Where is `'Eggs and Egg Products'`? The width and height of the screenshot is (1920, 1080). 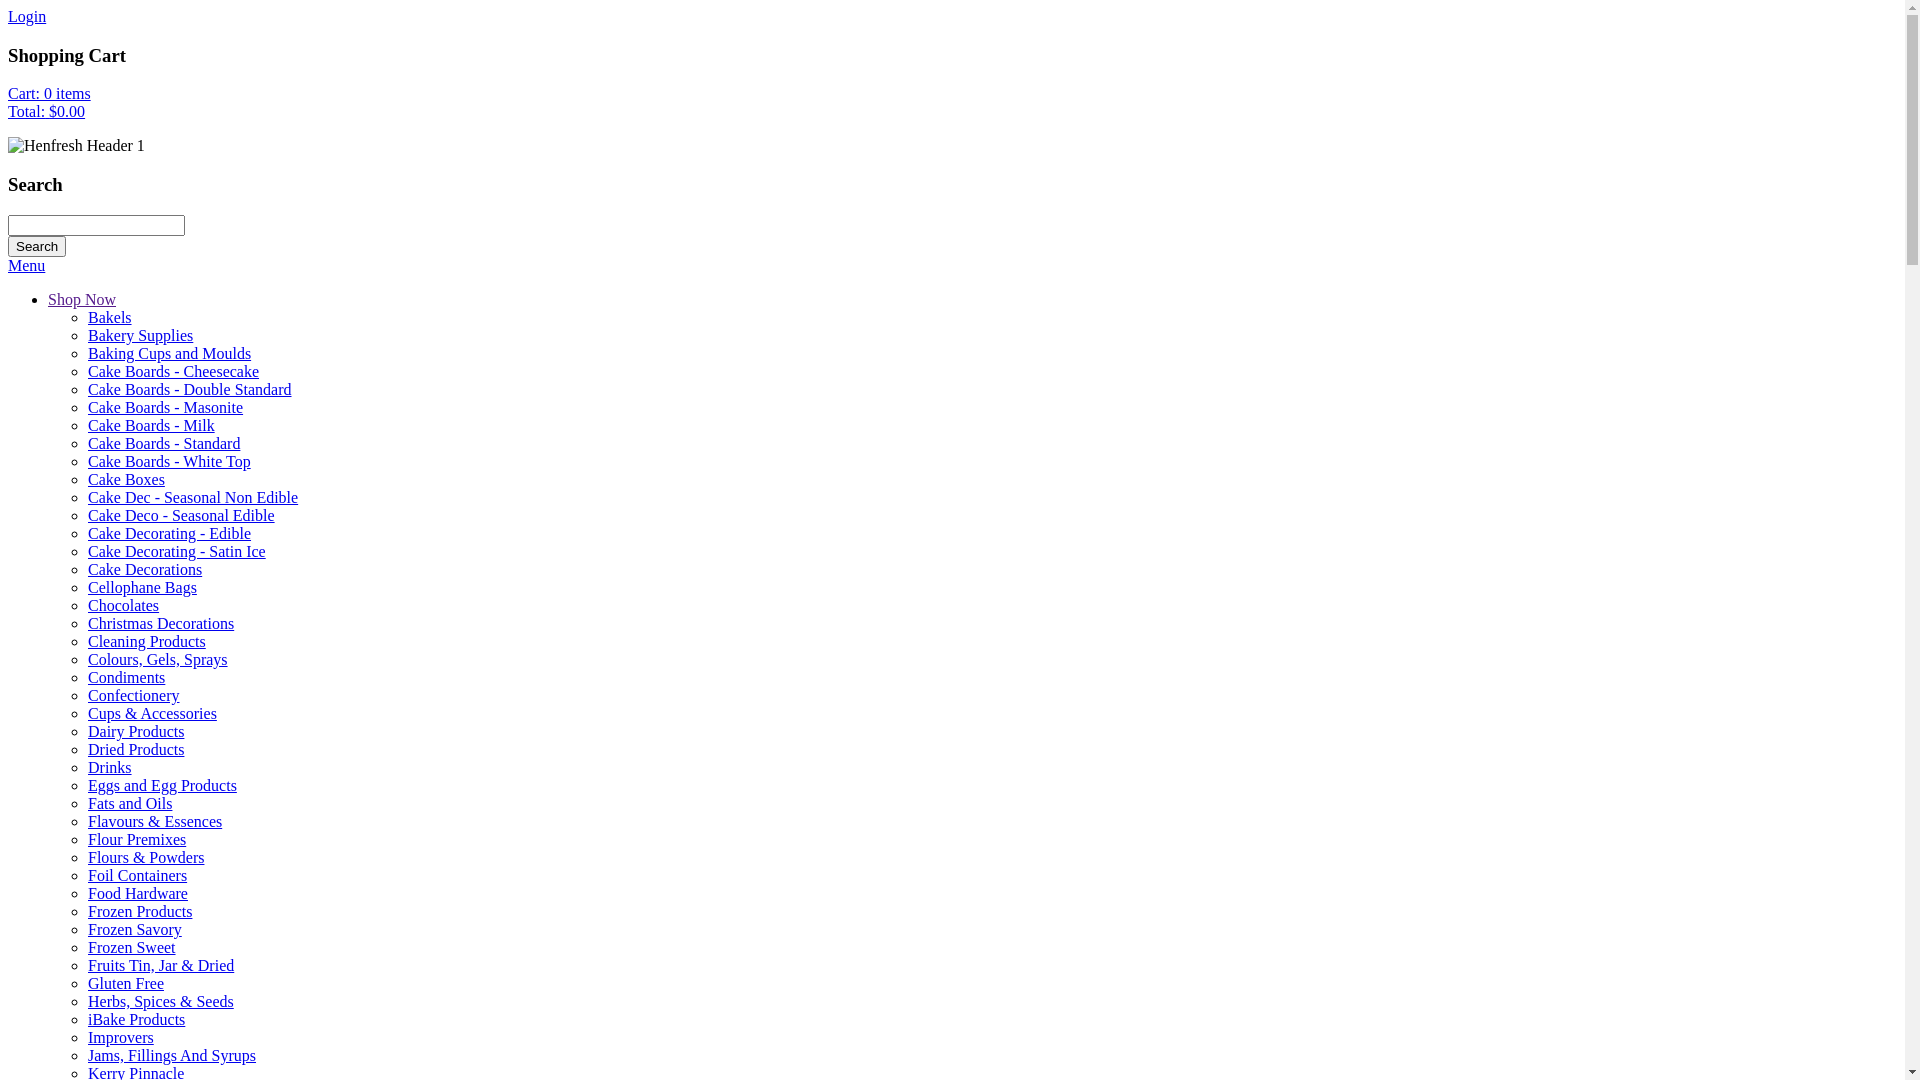 'Eggs and Egg Products' is located at coordinates (162, 784).